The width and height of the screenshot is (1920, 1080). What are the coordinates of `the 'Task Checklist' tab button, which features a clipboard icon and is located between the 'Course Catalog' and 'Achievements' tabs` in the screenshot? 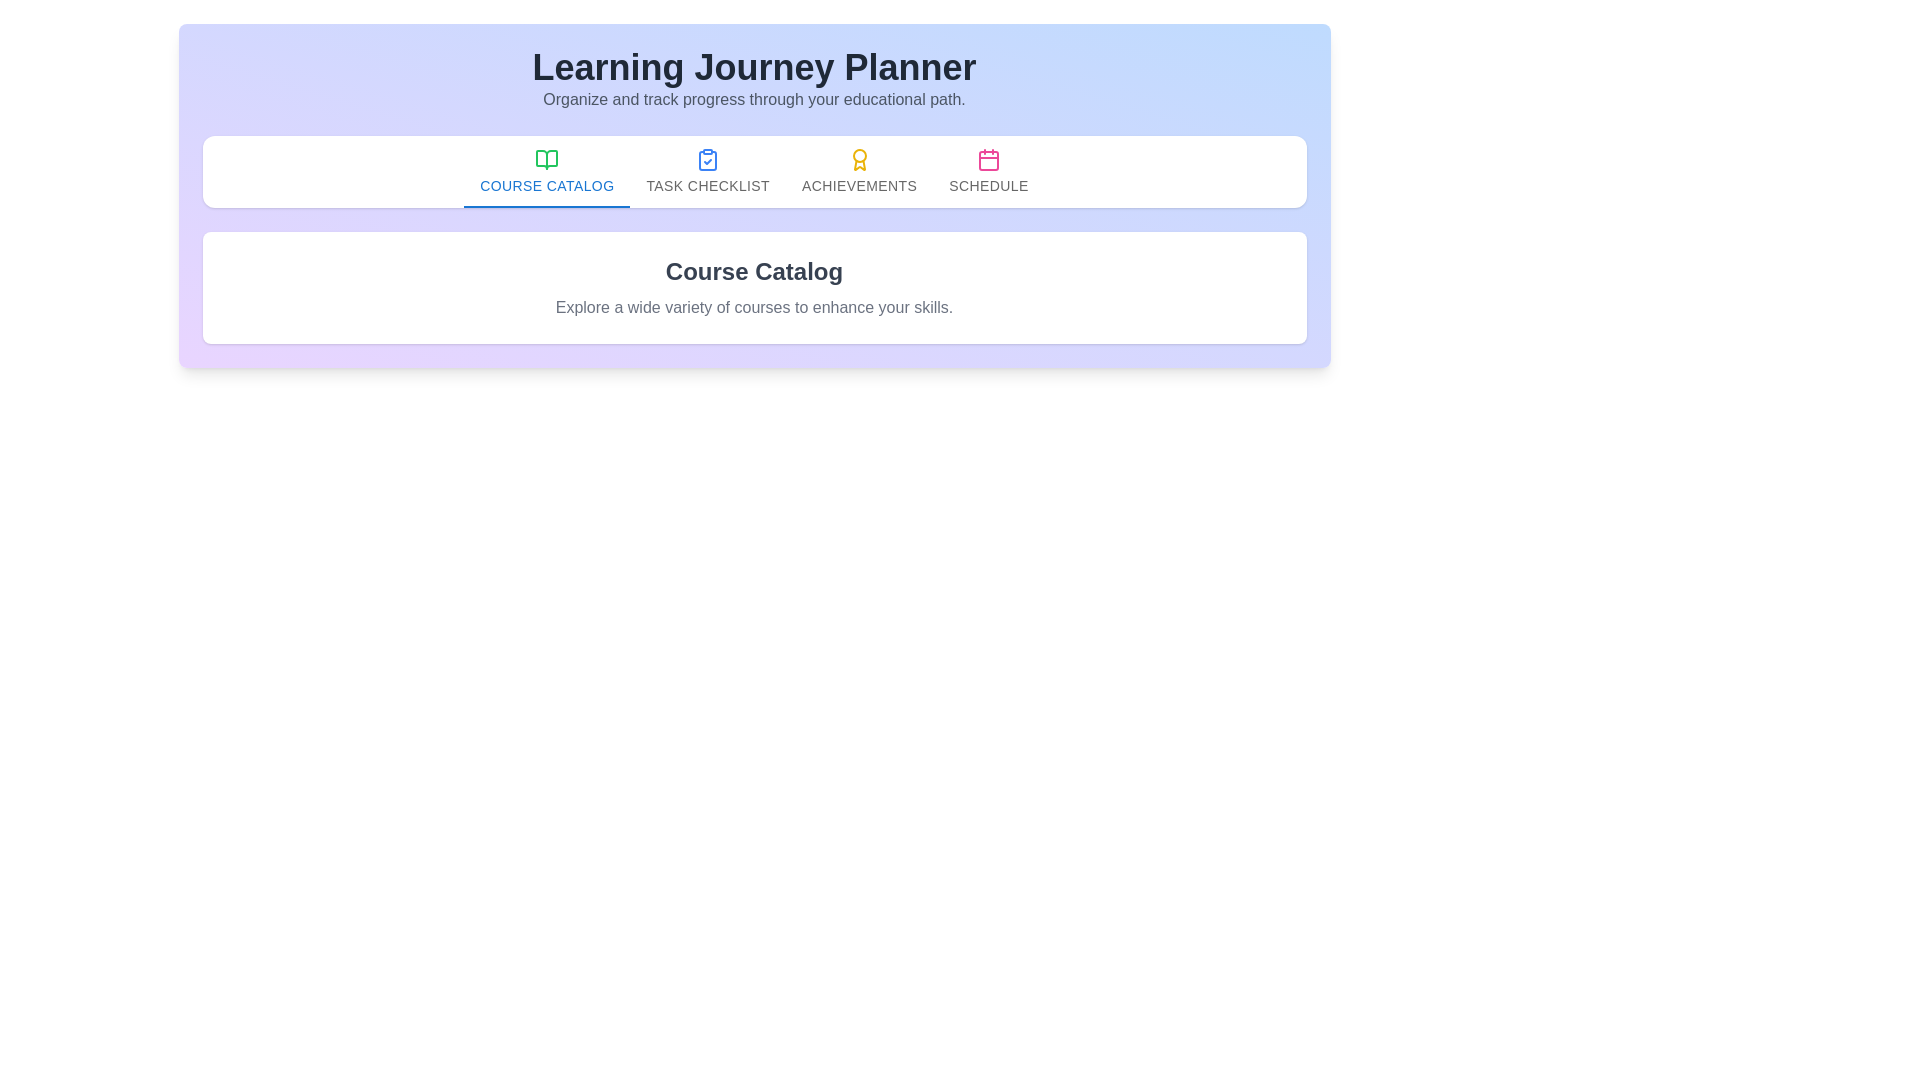 It's located at (708, 171).